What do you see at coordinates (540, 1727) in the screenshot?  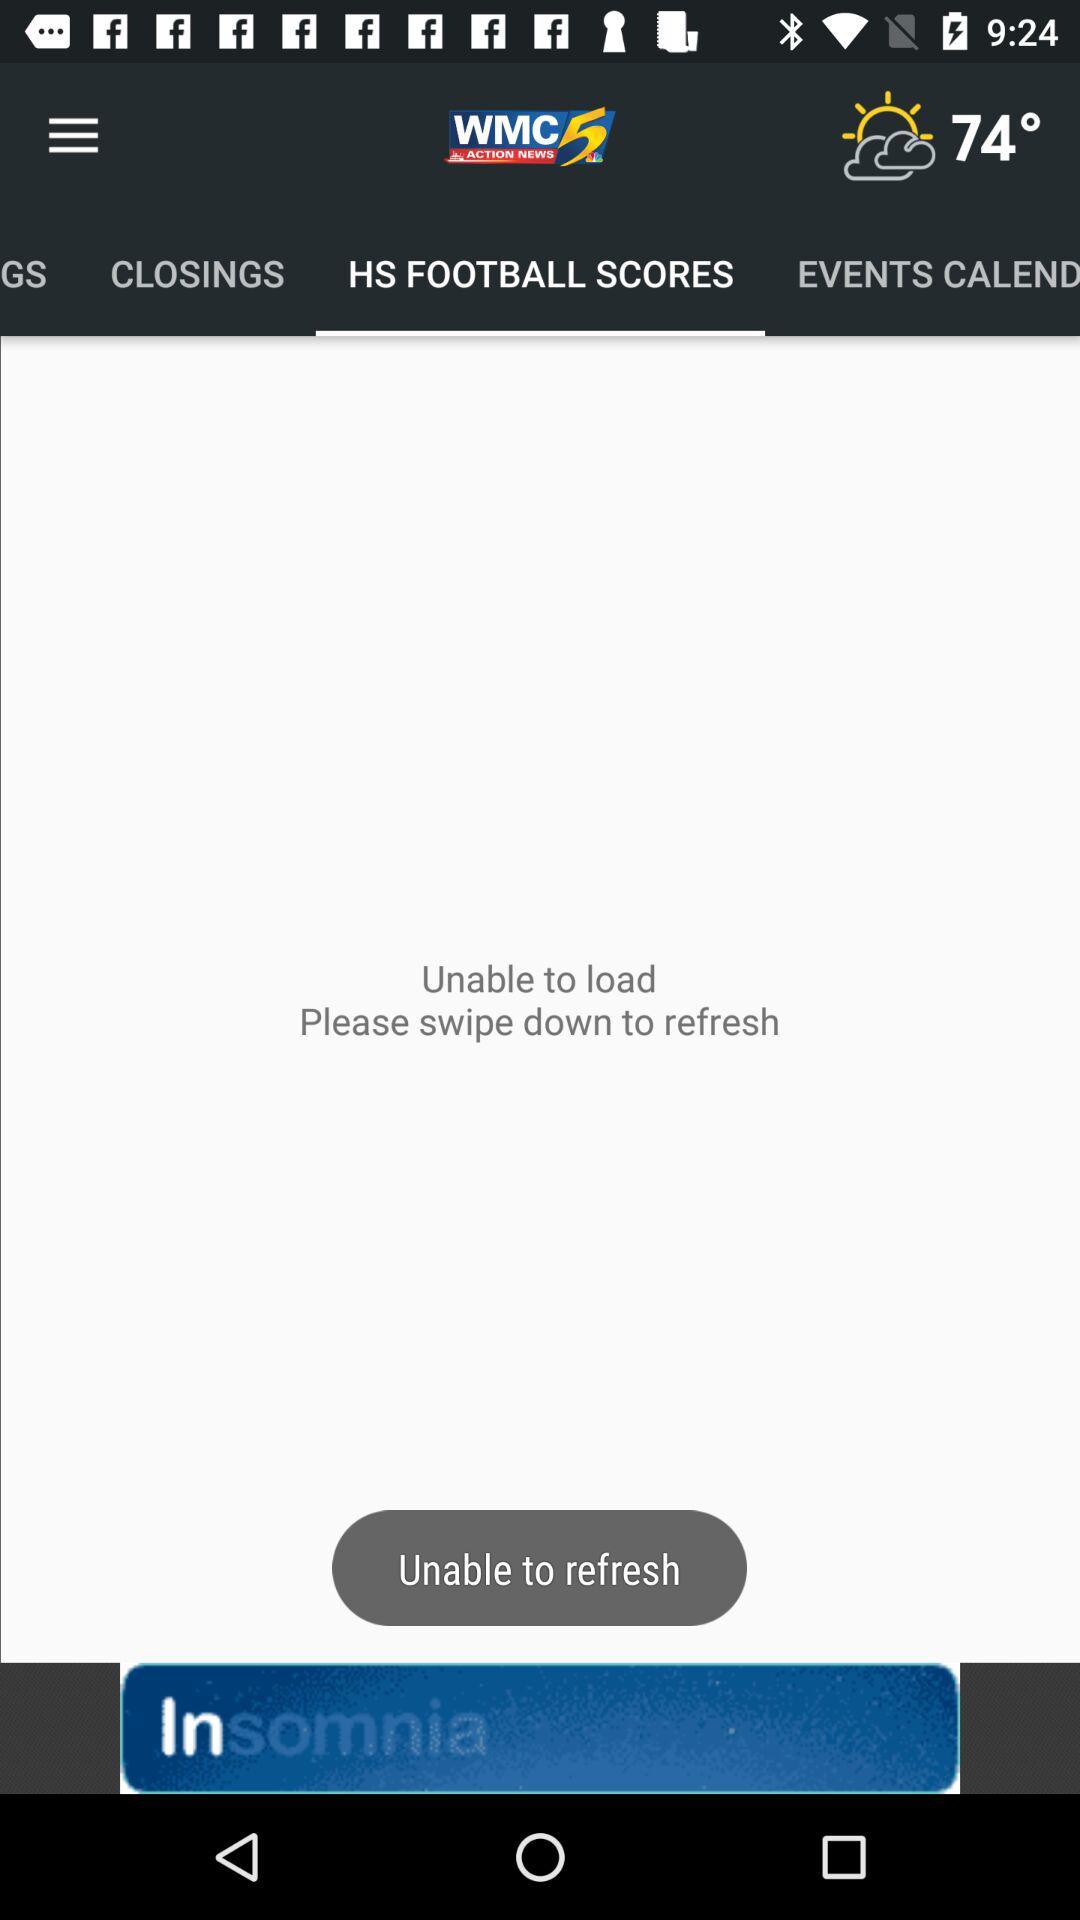 I see `linked button` at bounding box center [540, 1727].